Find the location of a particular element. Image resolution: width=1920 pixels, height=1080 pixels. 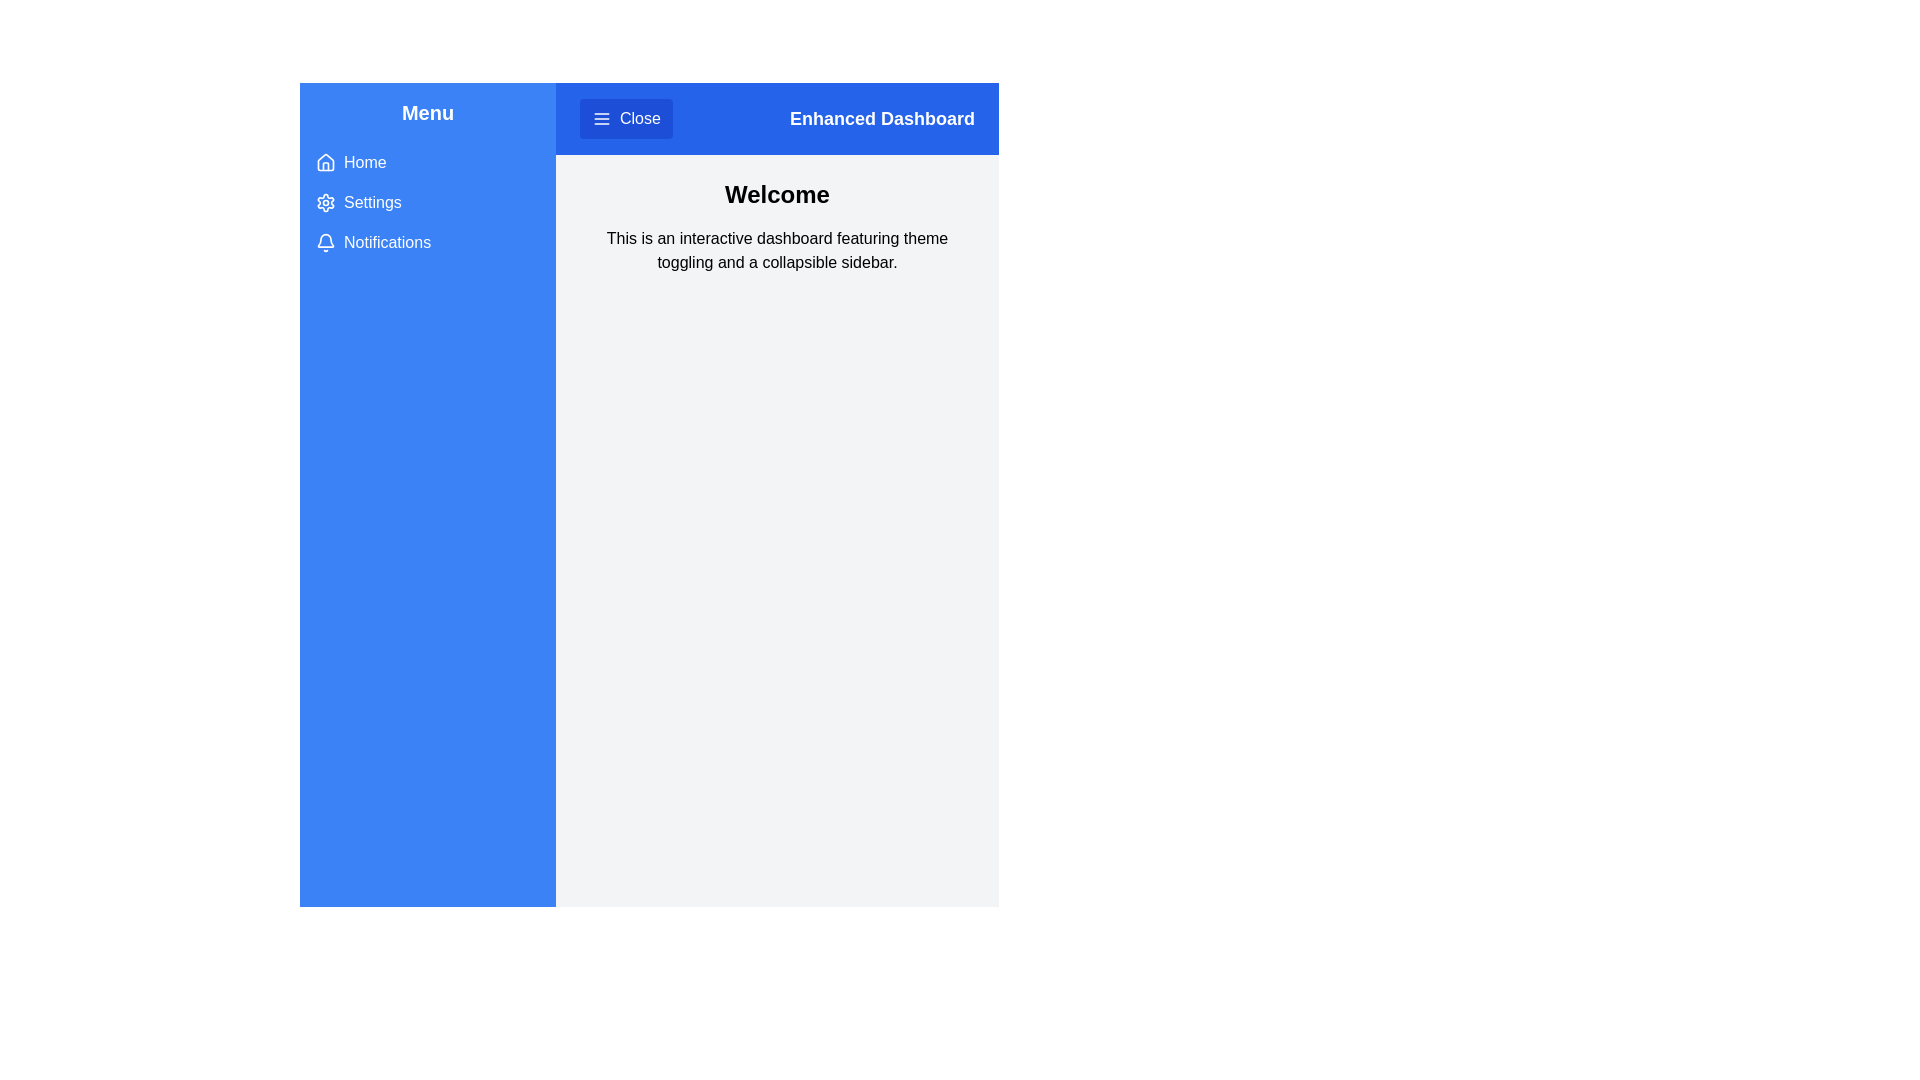

the descriptive header text label at the top of the left sidebar, which precedes elements like 'Home', 'Settings', and 'Notifications' is located at coordinates (426, 112).